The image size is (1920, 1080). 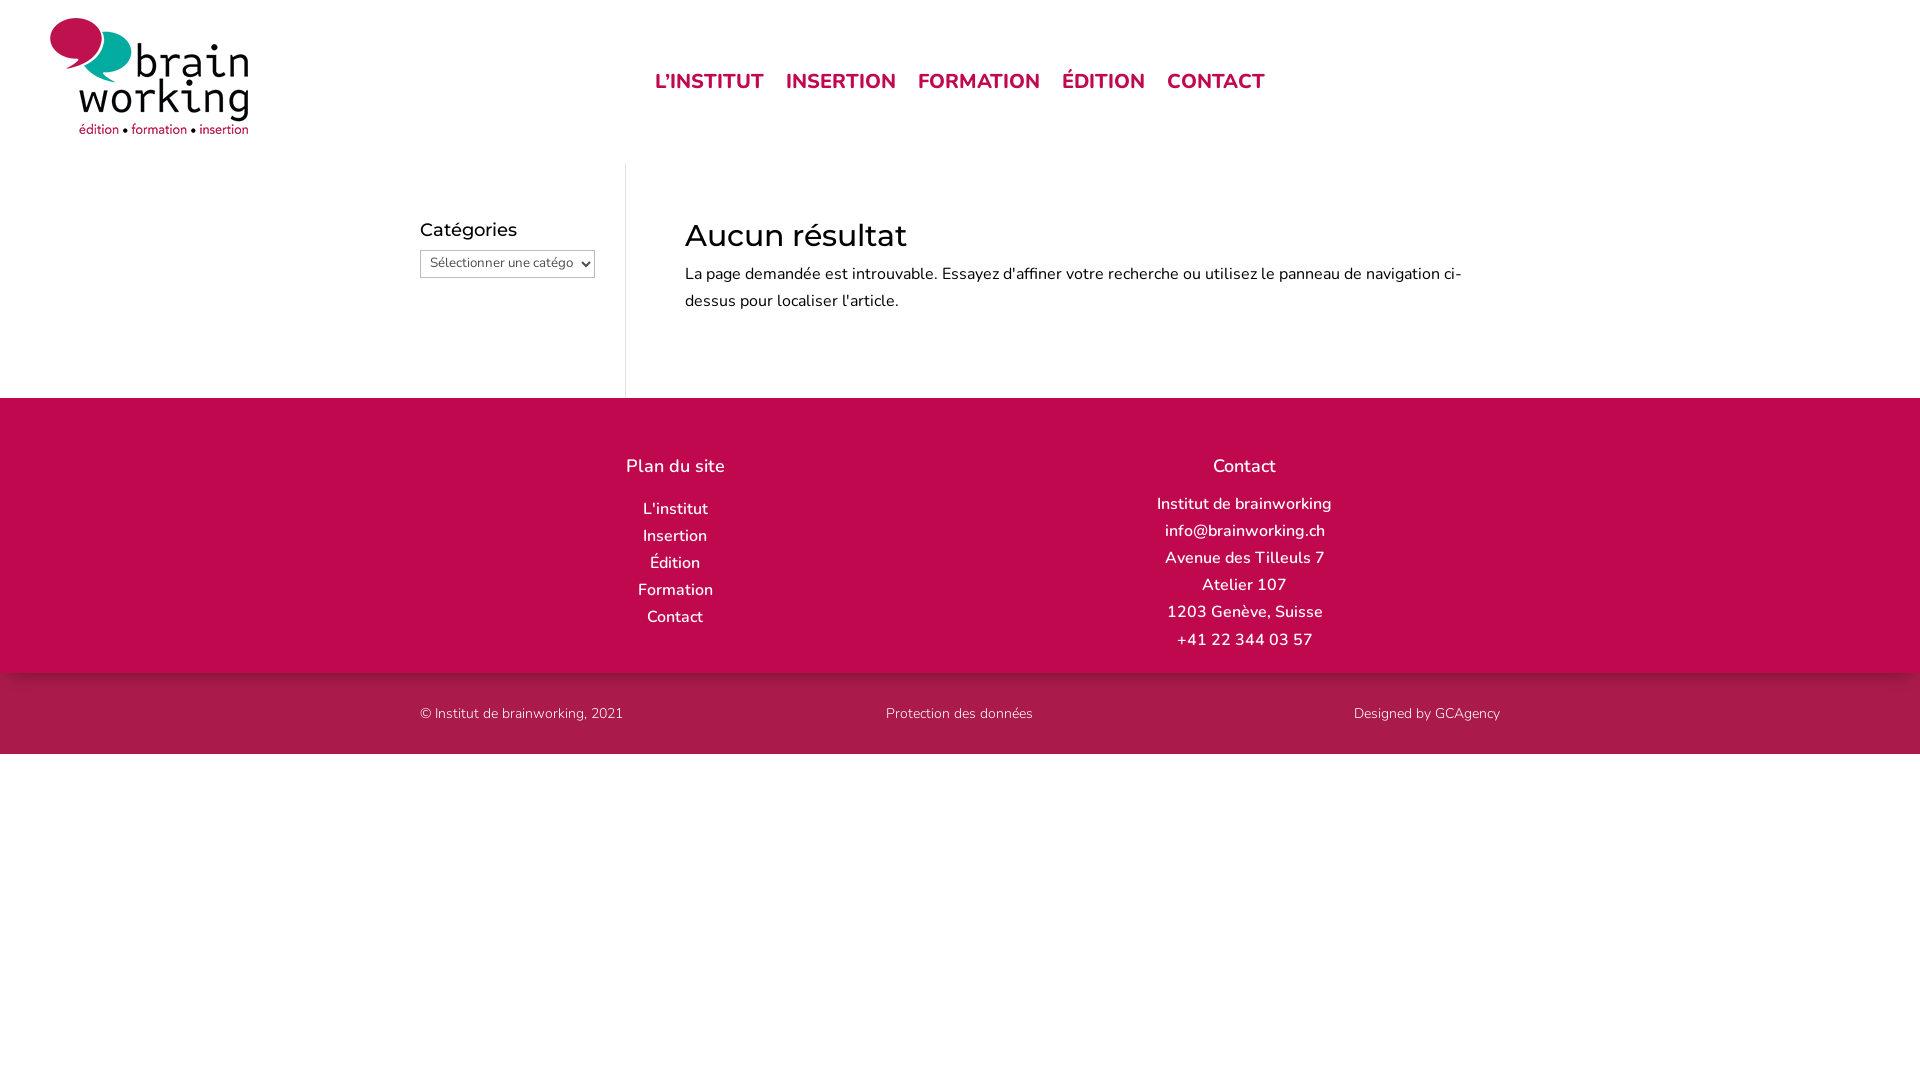 I want to click on 'CONTACT', so click(x=1214, y=84).